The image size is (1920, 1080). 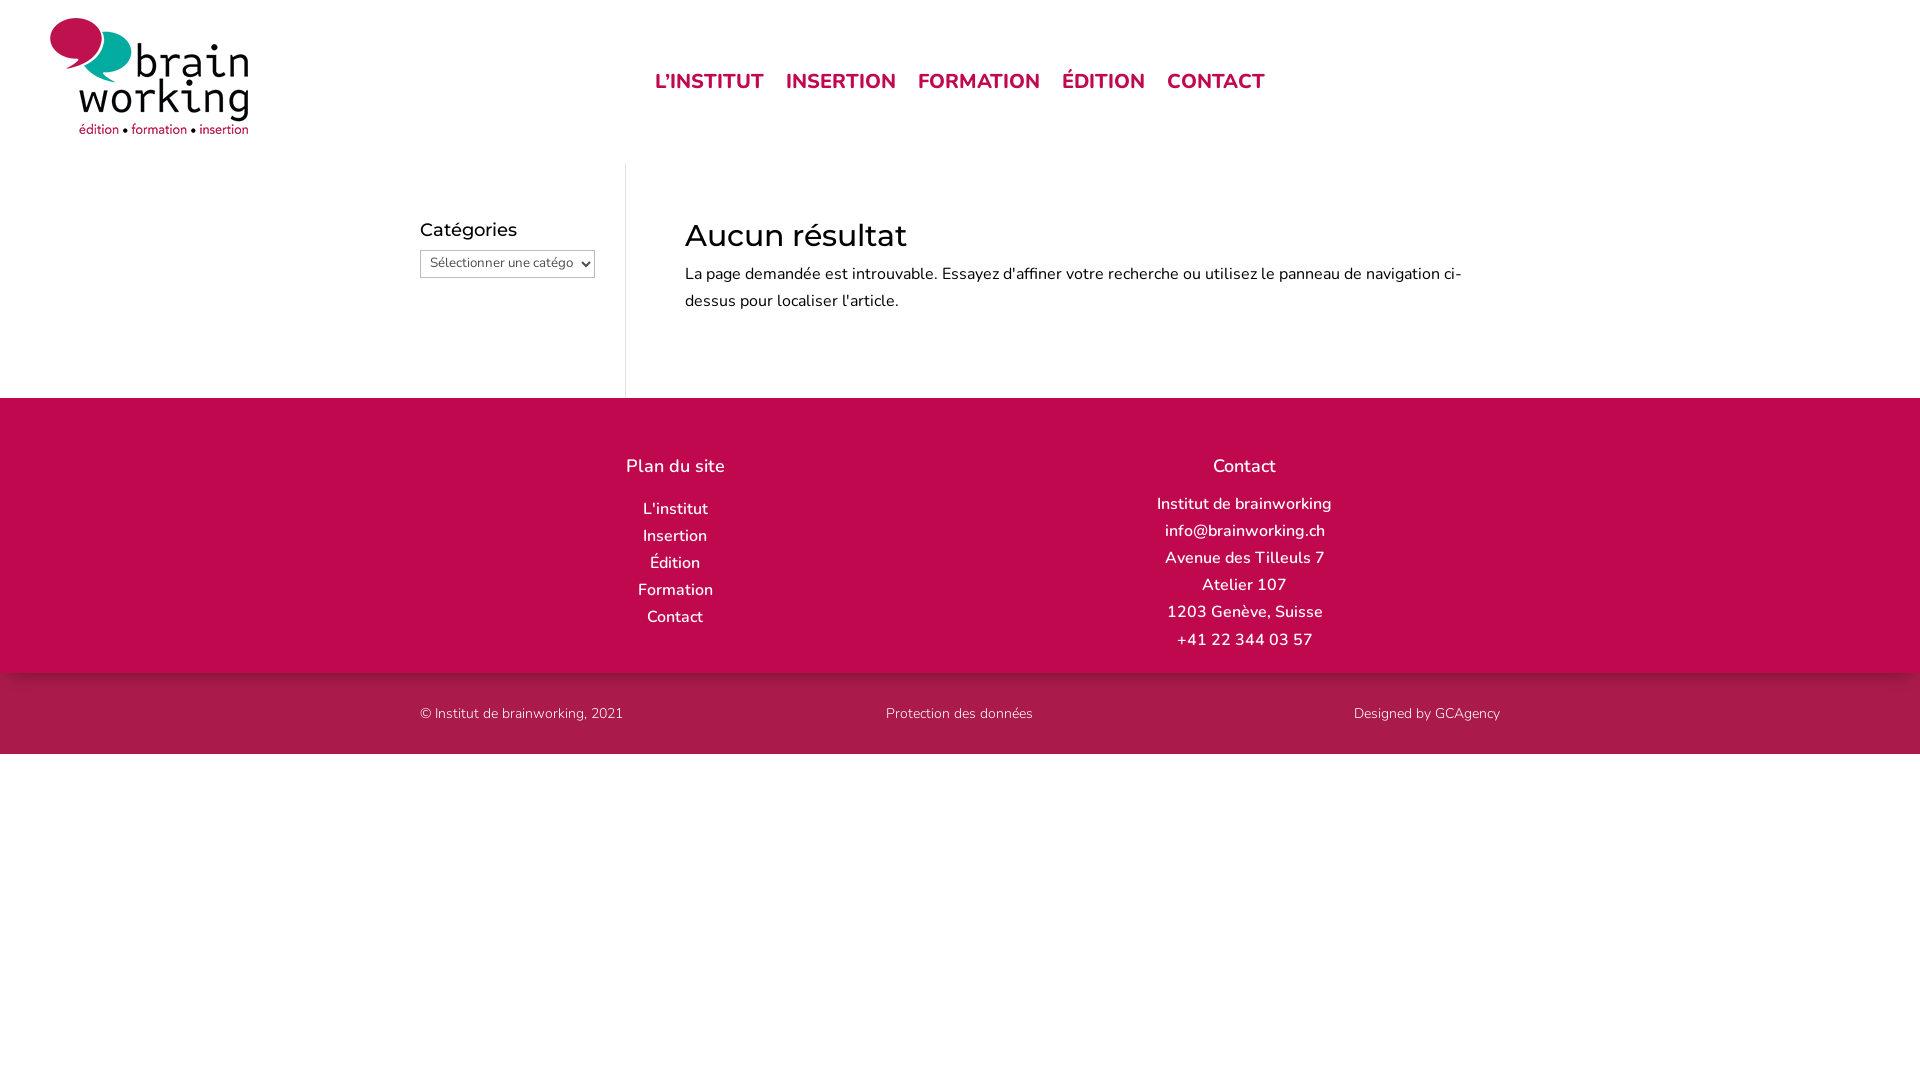 I want to click on 'CONTACT', so click(x=1214, y=84).